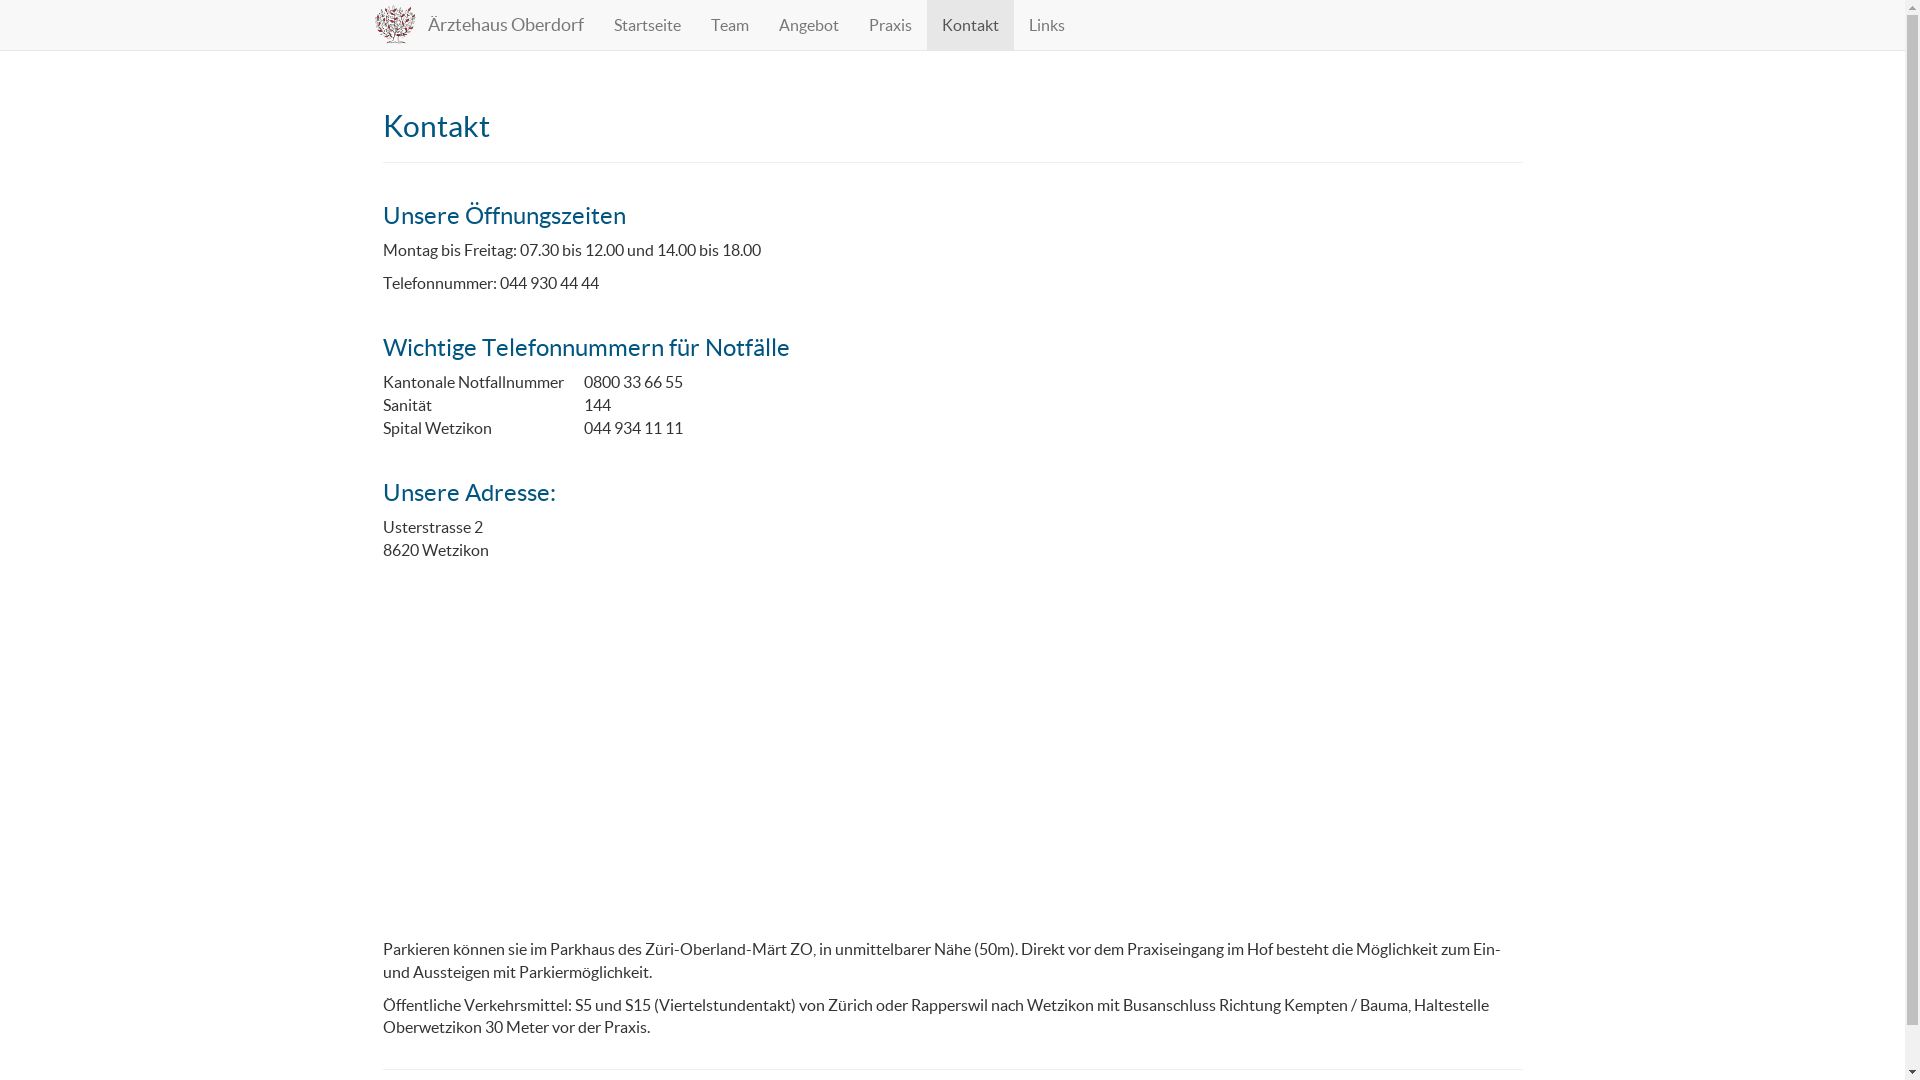  I want to click on 'Team', so click(696, 24).